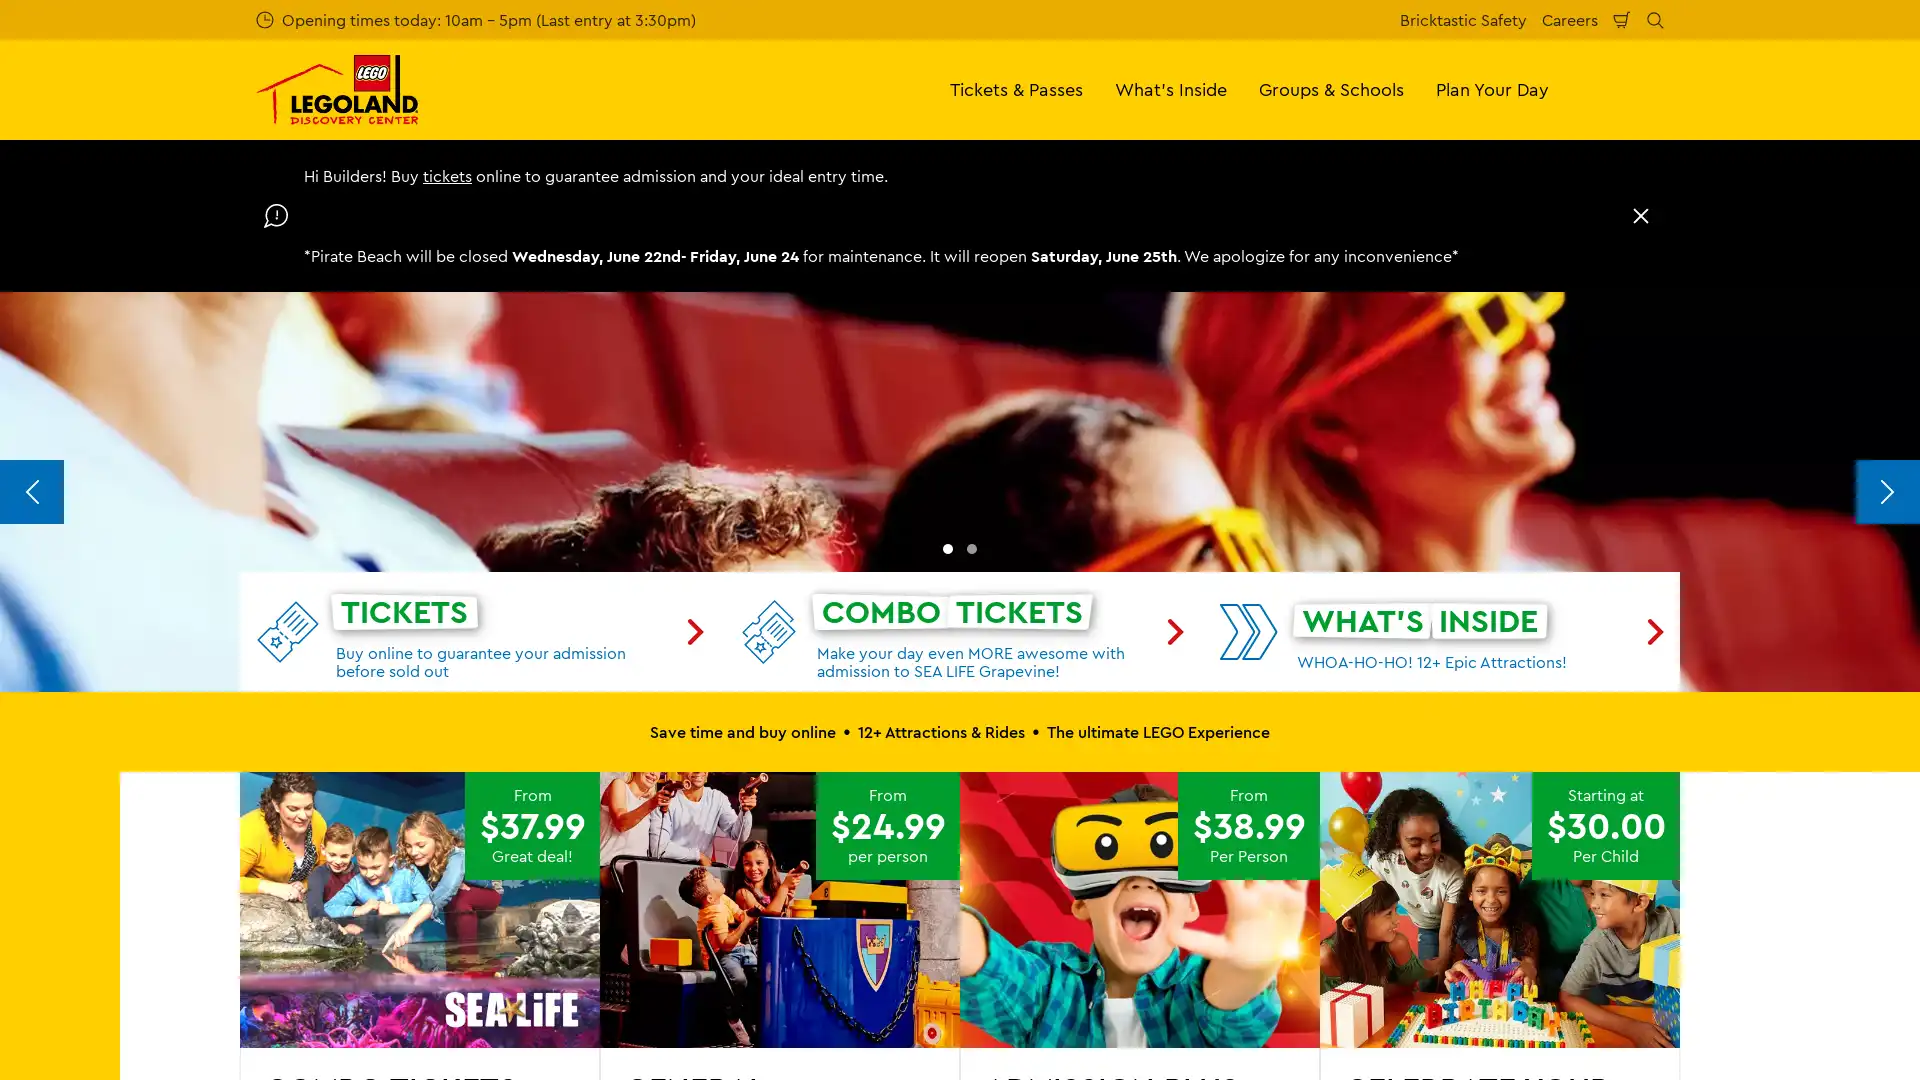 The height and width of the screenshot is (1080, 1920). What do you see at coordinates (1641, 216) in the screenshot?
I see `Close` at bounding box center [1641, 216].